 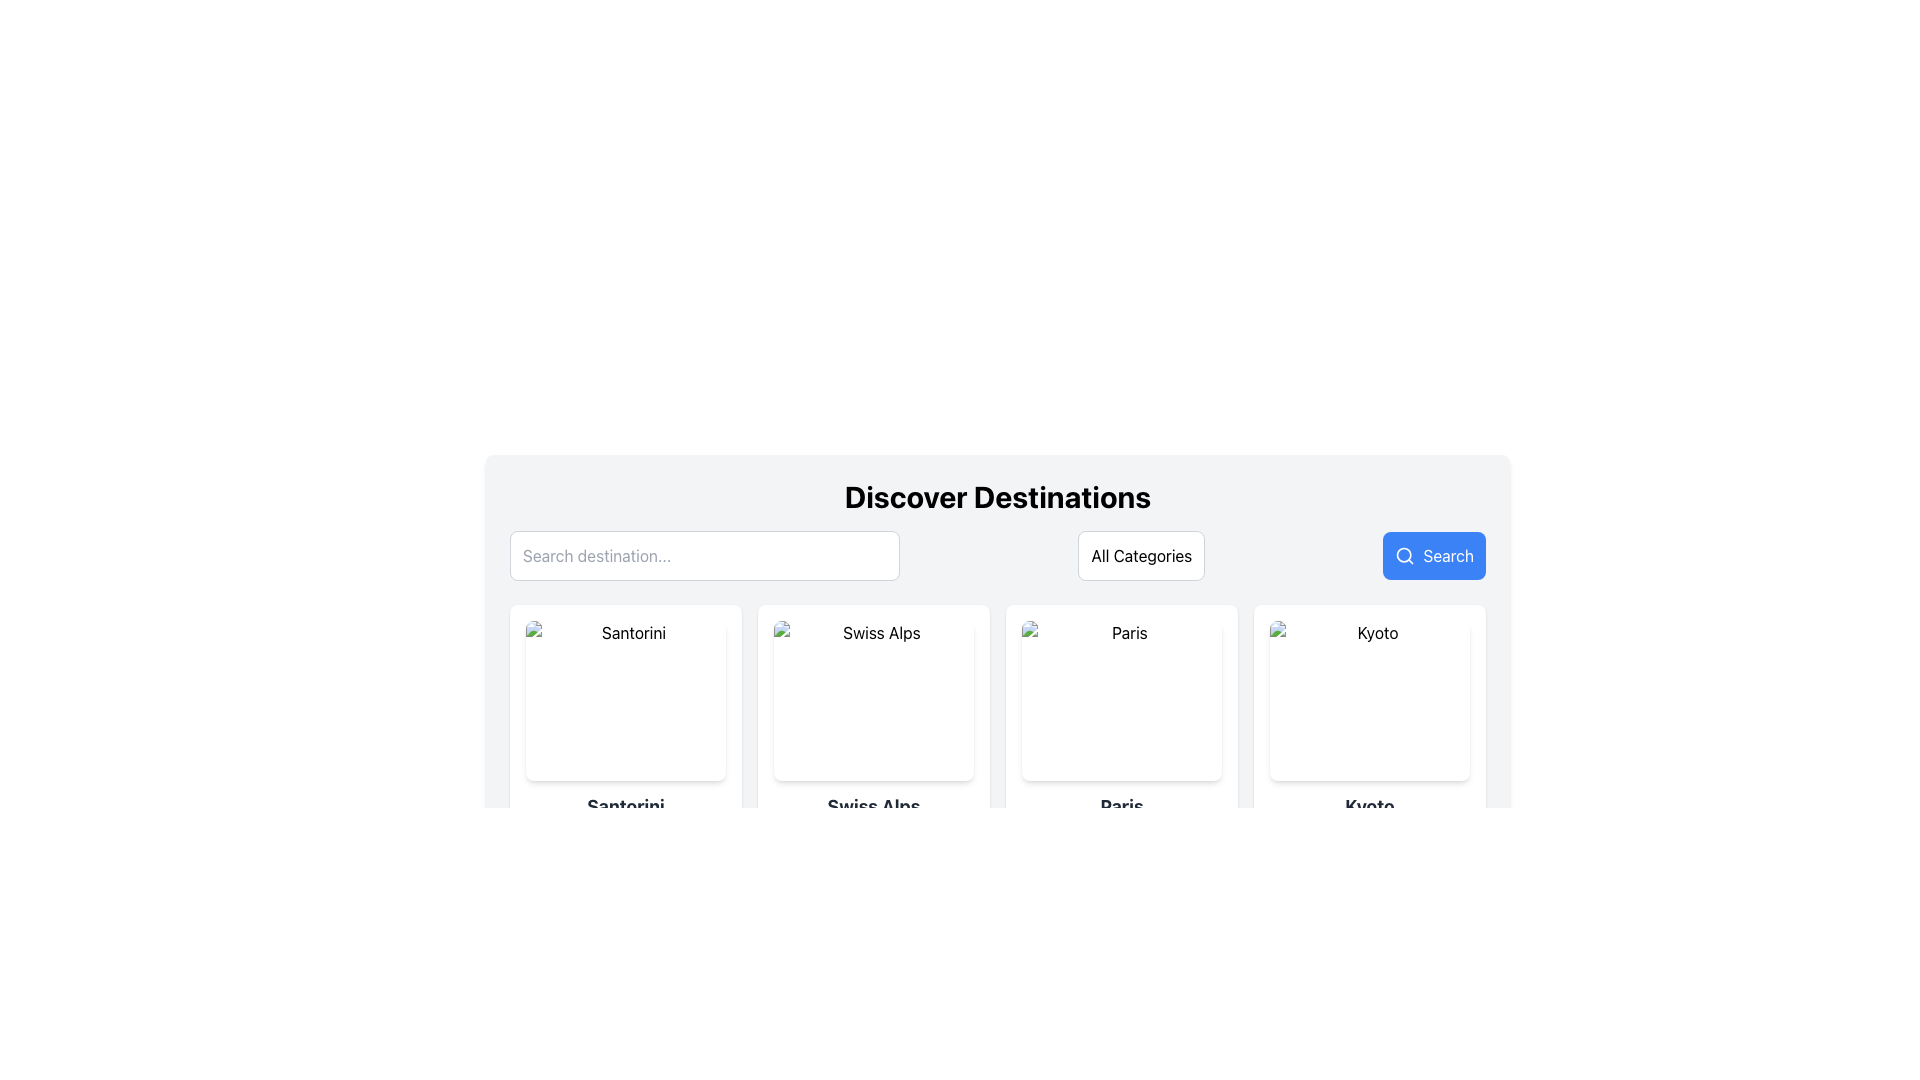 What do you see at coordinates (1142, 555) in the screenshot?
I see `the 'All Categories' dropdown menu` at bounding box center [1142, 555].